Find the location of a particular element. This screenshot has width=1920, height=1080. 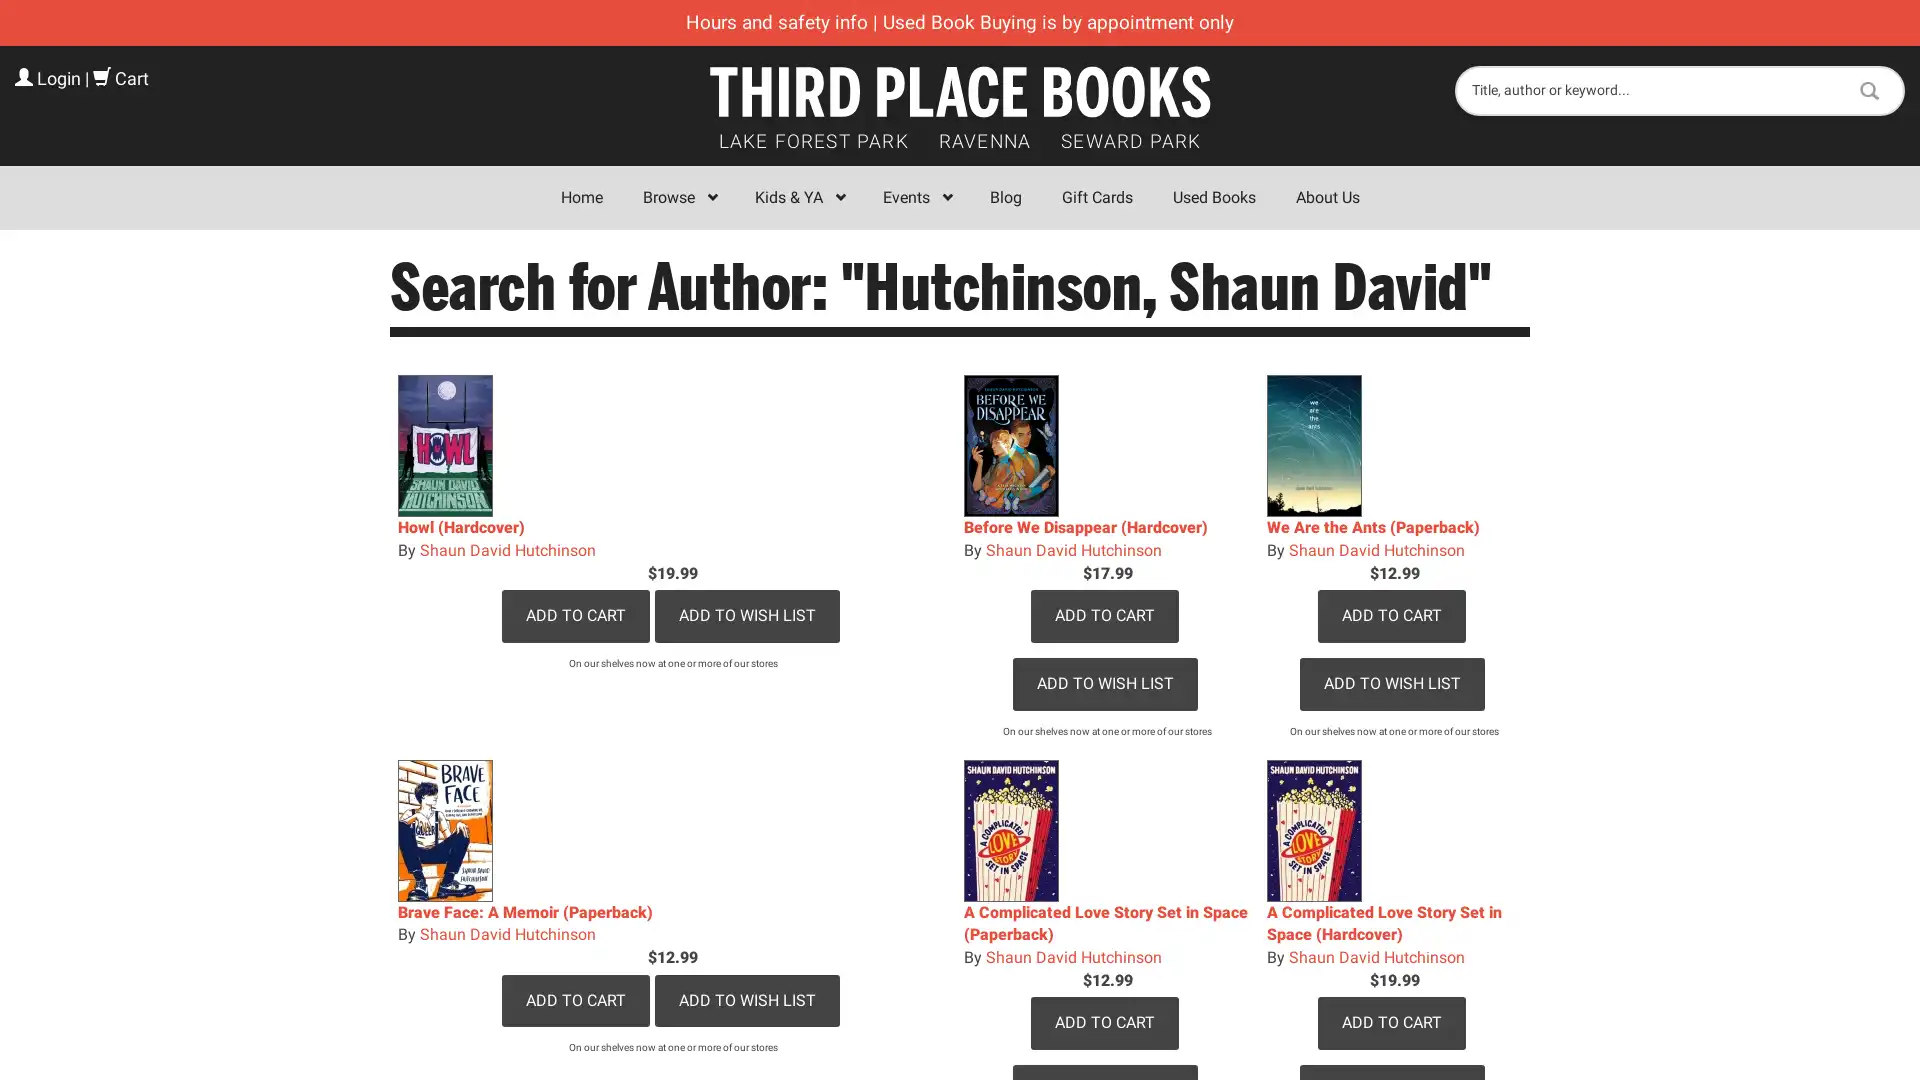

Add to Wish List is located at coordinates (1390, 682).